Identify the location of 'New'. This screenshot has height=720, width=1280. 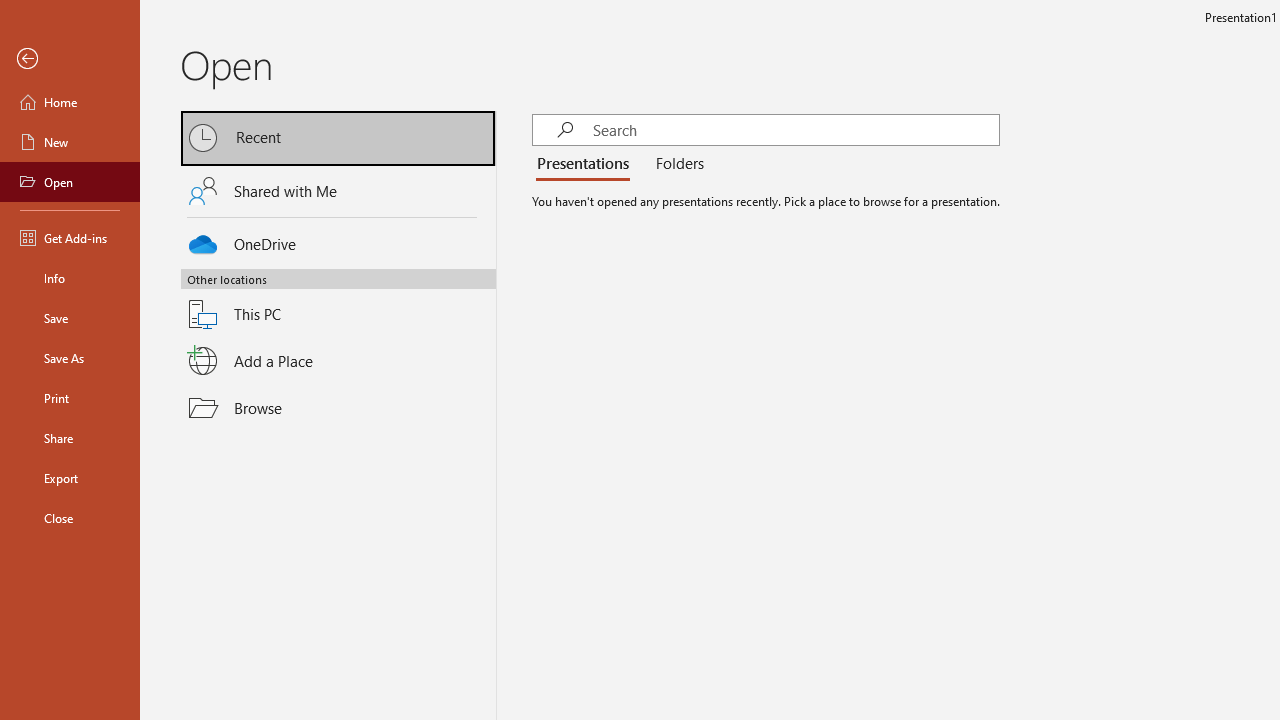
(69, 140).